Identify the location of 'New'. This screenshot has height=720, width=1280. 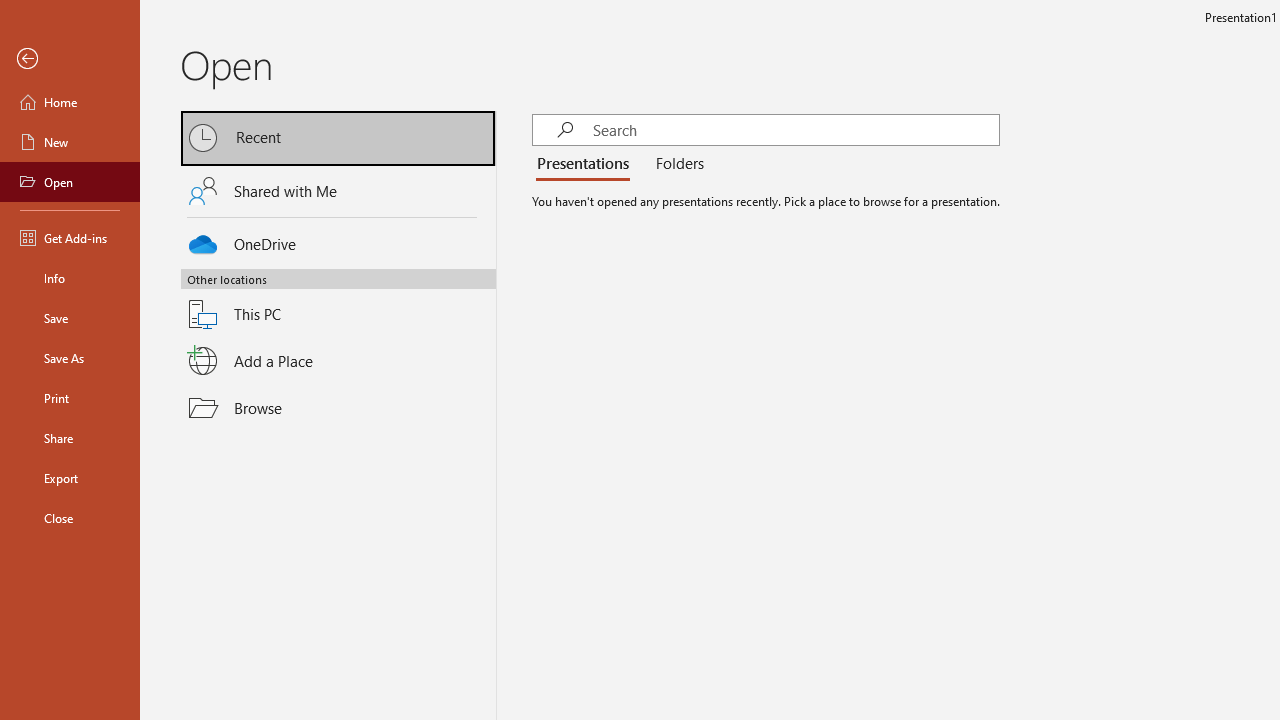
(69, 140).